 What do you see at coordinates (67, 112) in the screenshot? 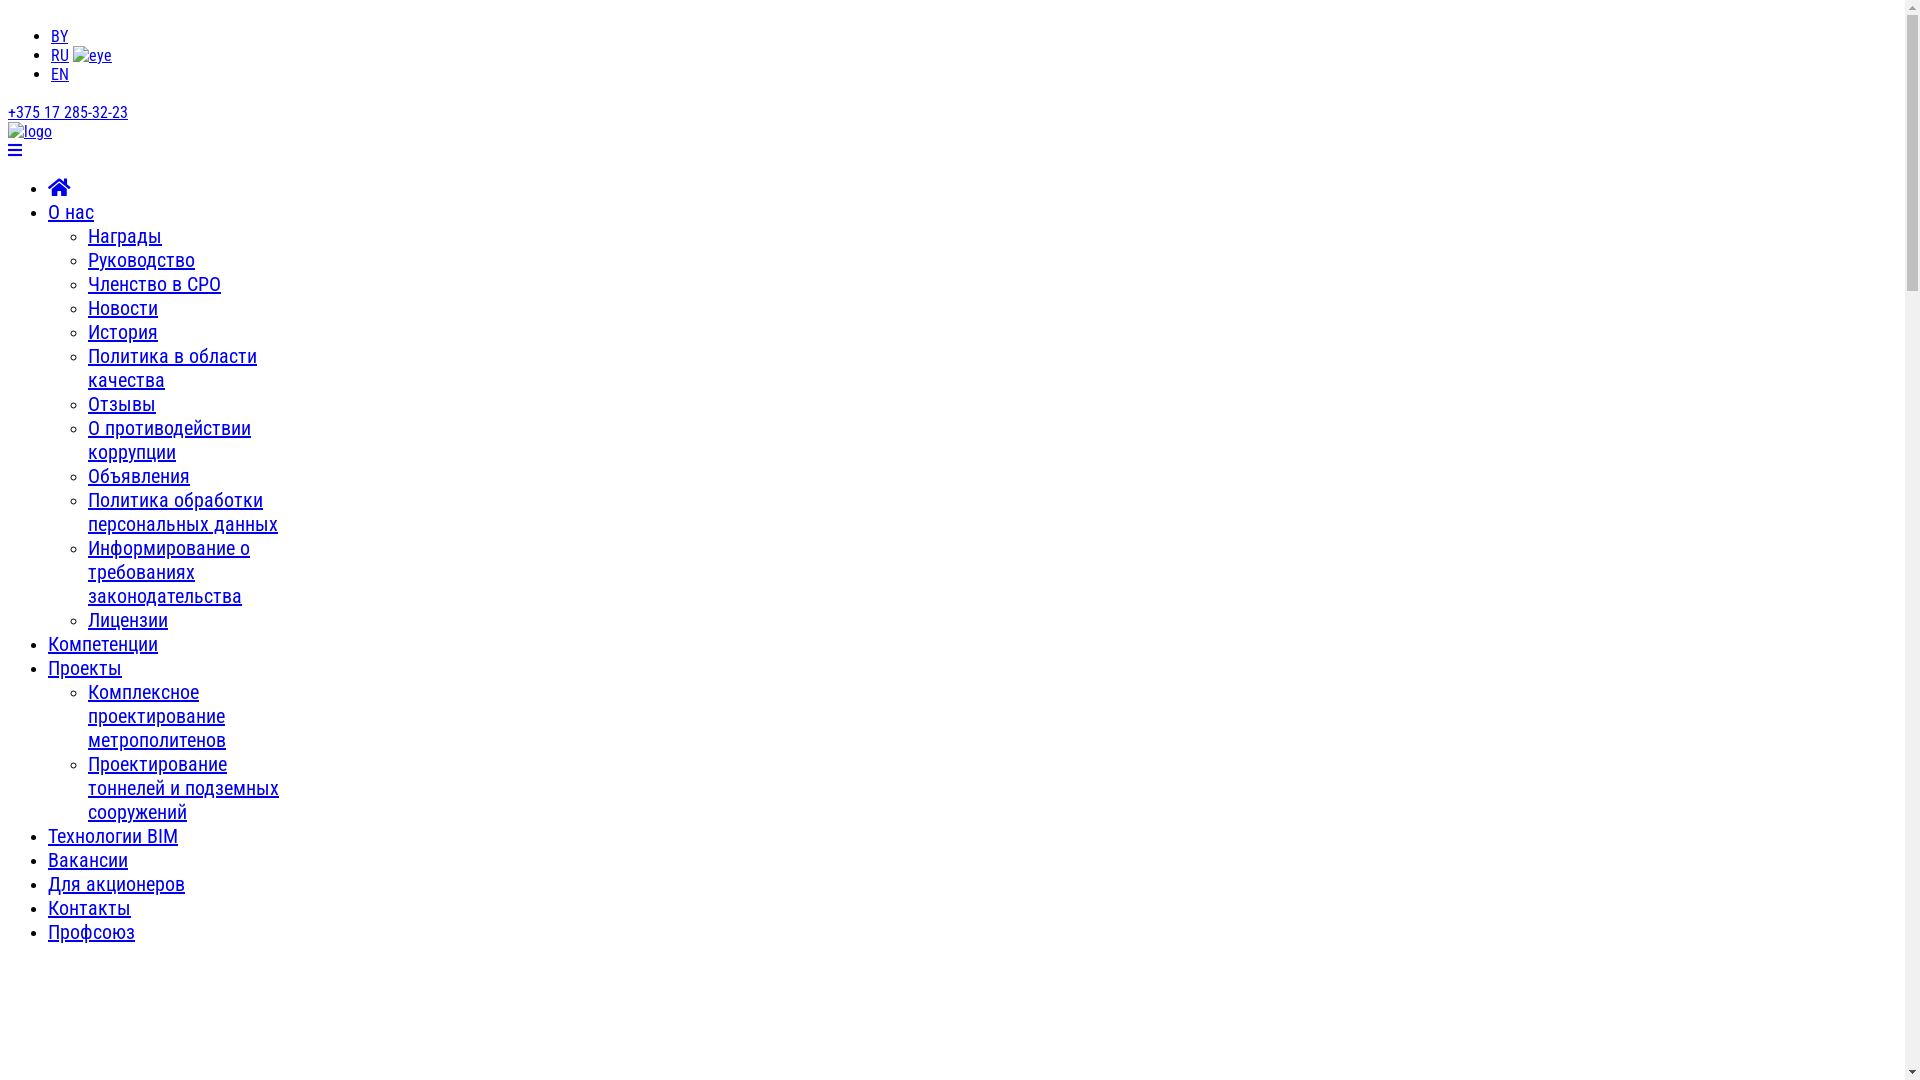
I see `'+375 17 285-32-23'` at bounding box center [67, 112].